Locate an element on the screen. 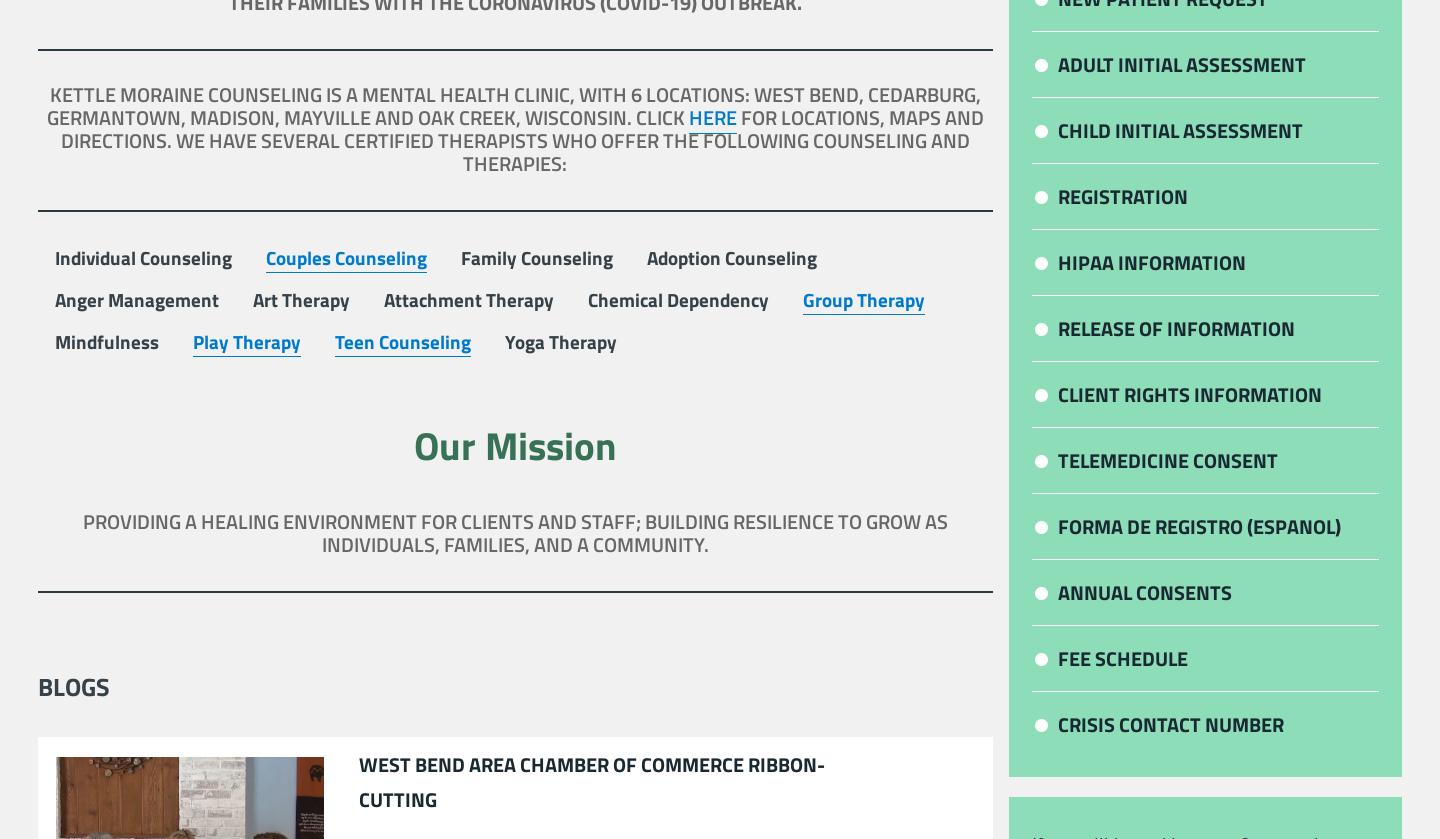 The image size is (1440, 839). 'Registration' is located at coordinates (1122, 196).